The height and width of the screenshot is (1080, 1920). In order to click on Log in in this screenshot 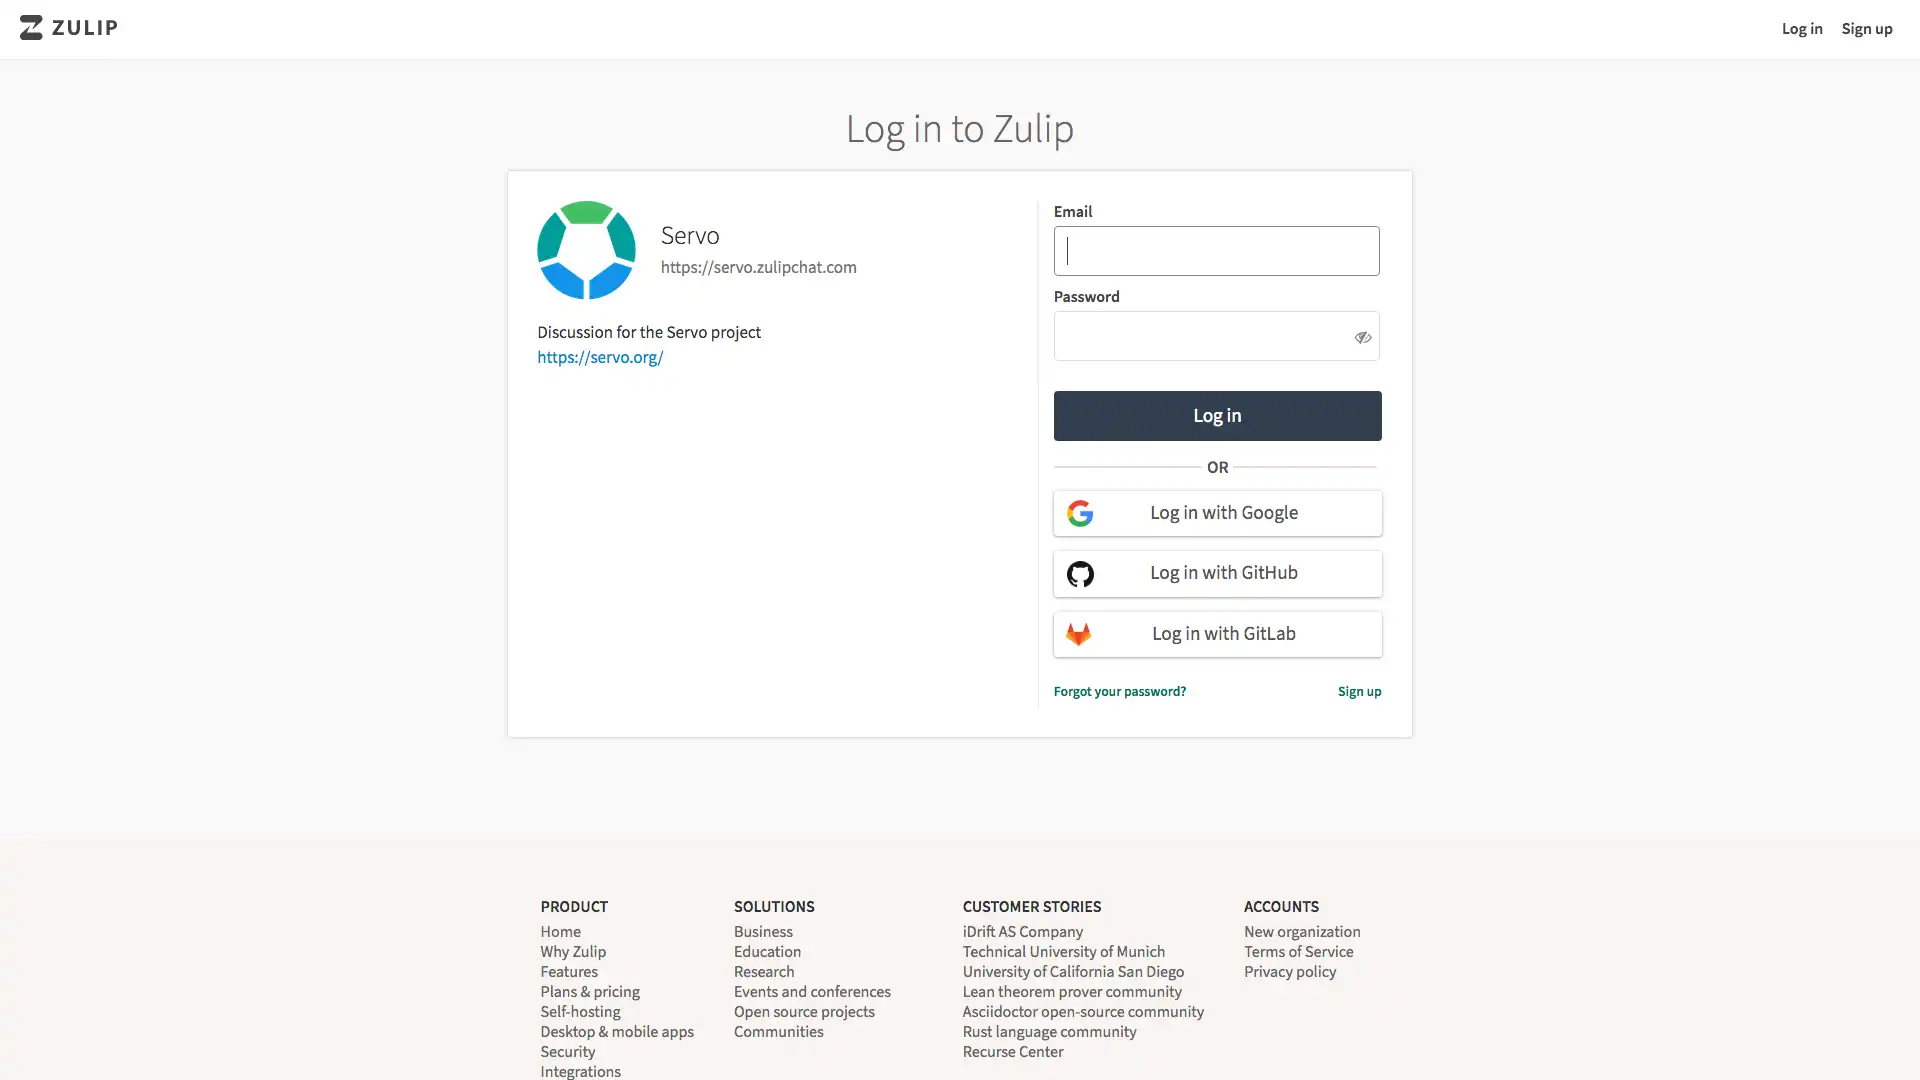, I will do `click(1216, 414)`.